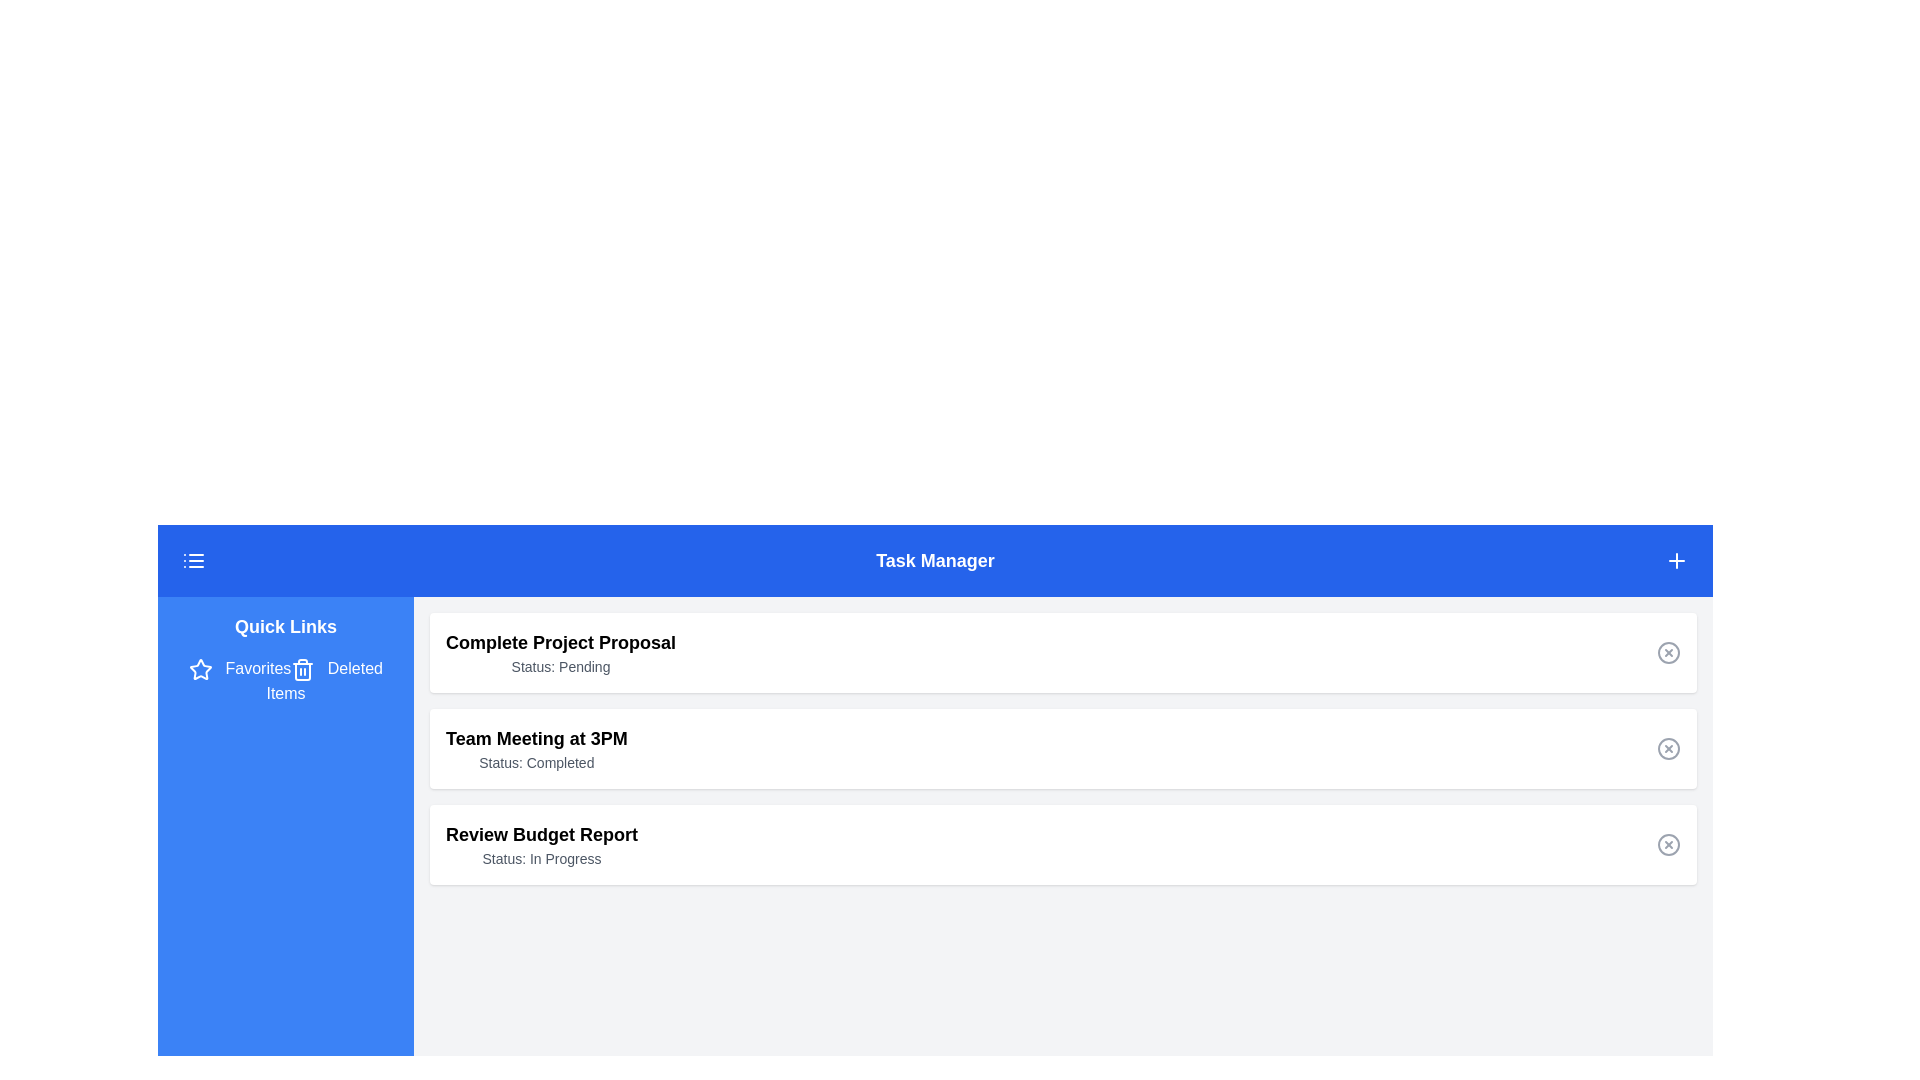 This screenshot has height=1080, width=1920. Describe the element at coordinates (1062, 844) in the screenshot. I see `the third task item in the Task Manager list` at that location.